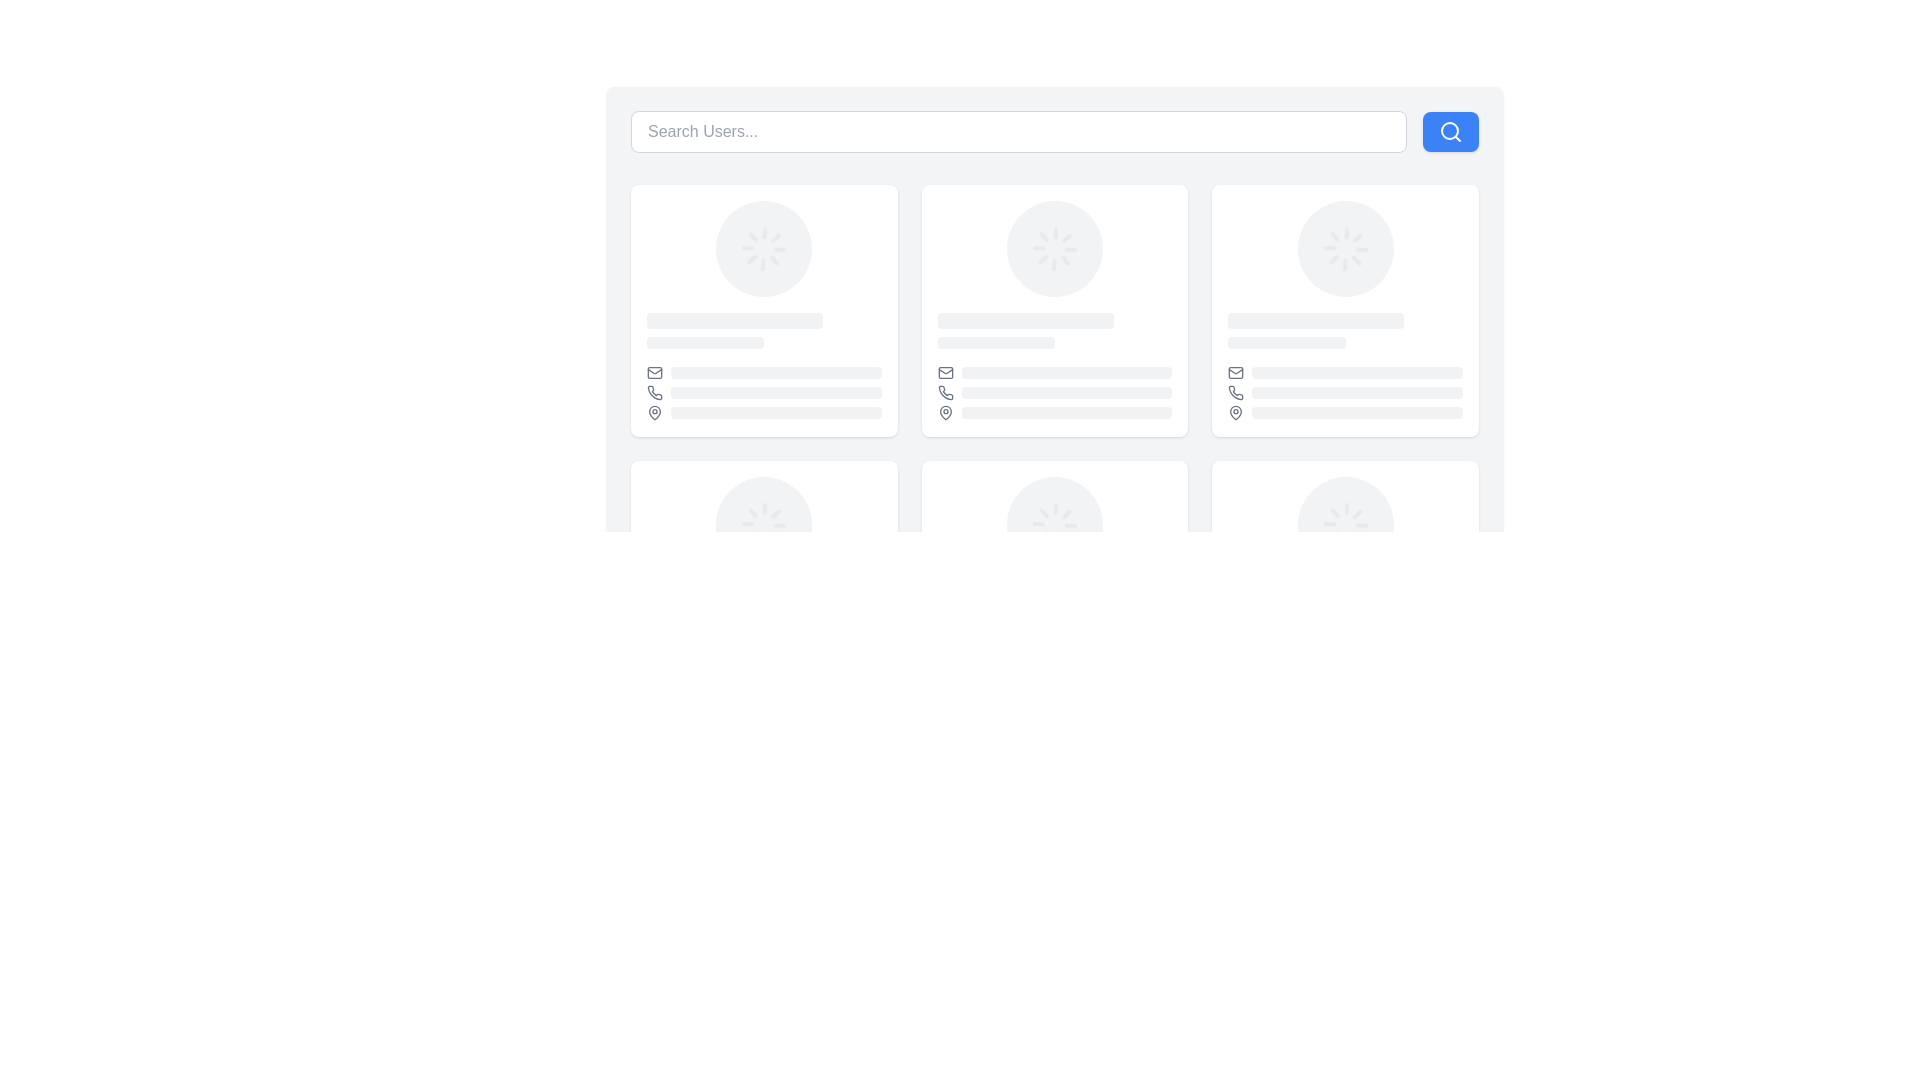 The width and height of the screenshot is (1920, 1080). I want to click on the telephone handset icon located in the user profile card, positioned between the envelope icon above and the location pin icon below, so click(655, 393).